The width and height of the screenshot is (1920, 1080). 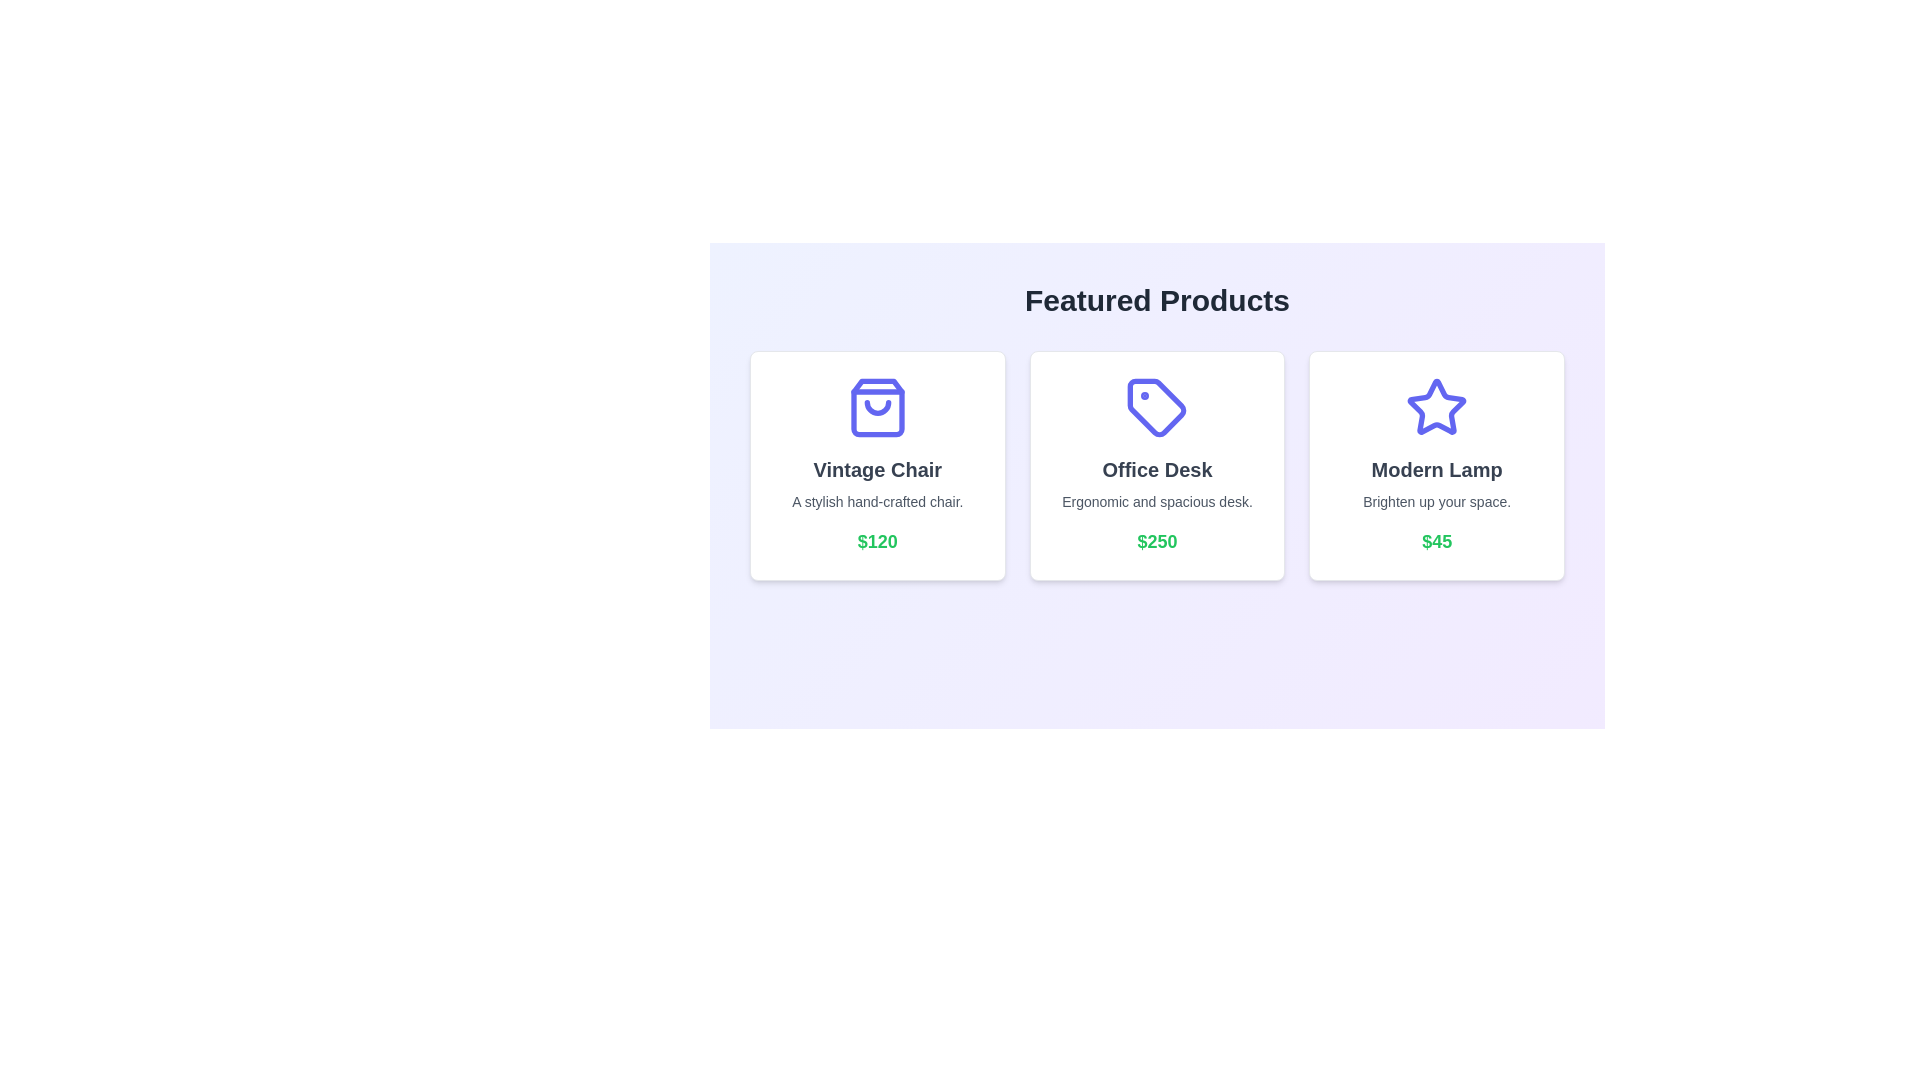 I want to click on the rating icon for the 'Modern Lamp' product located at the top center of its card in the 'Featured Products' section, so click(x=1436, y=405).